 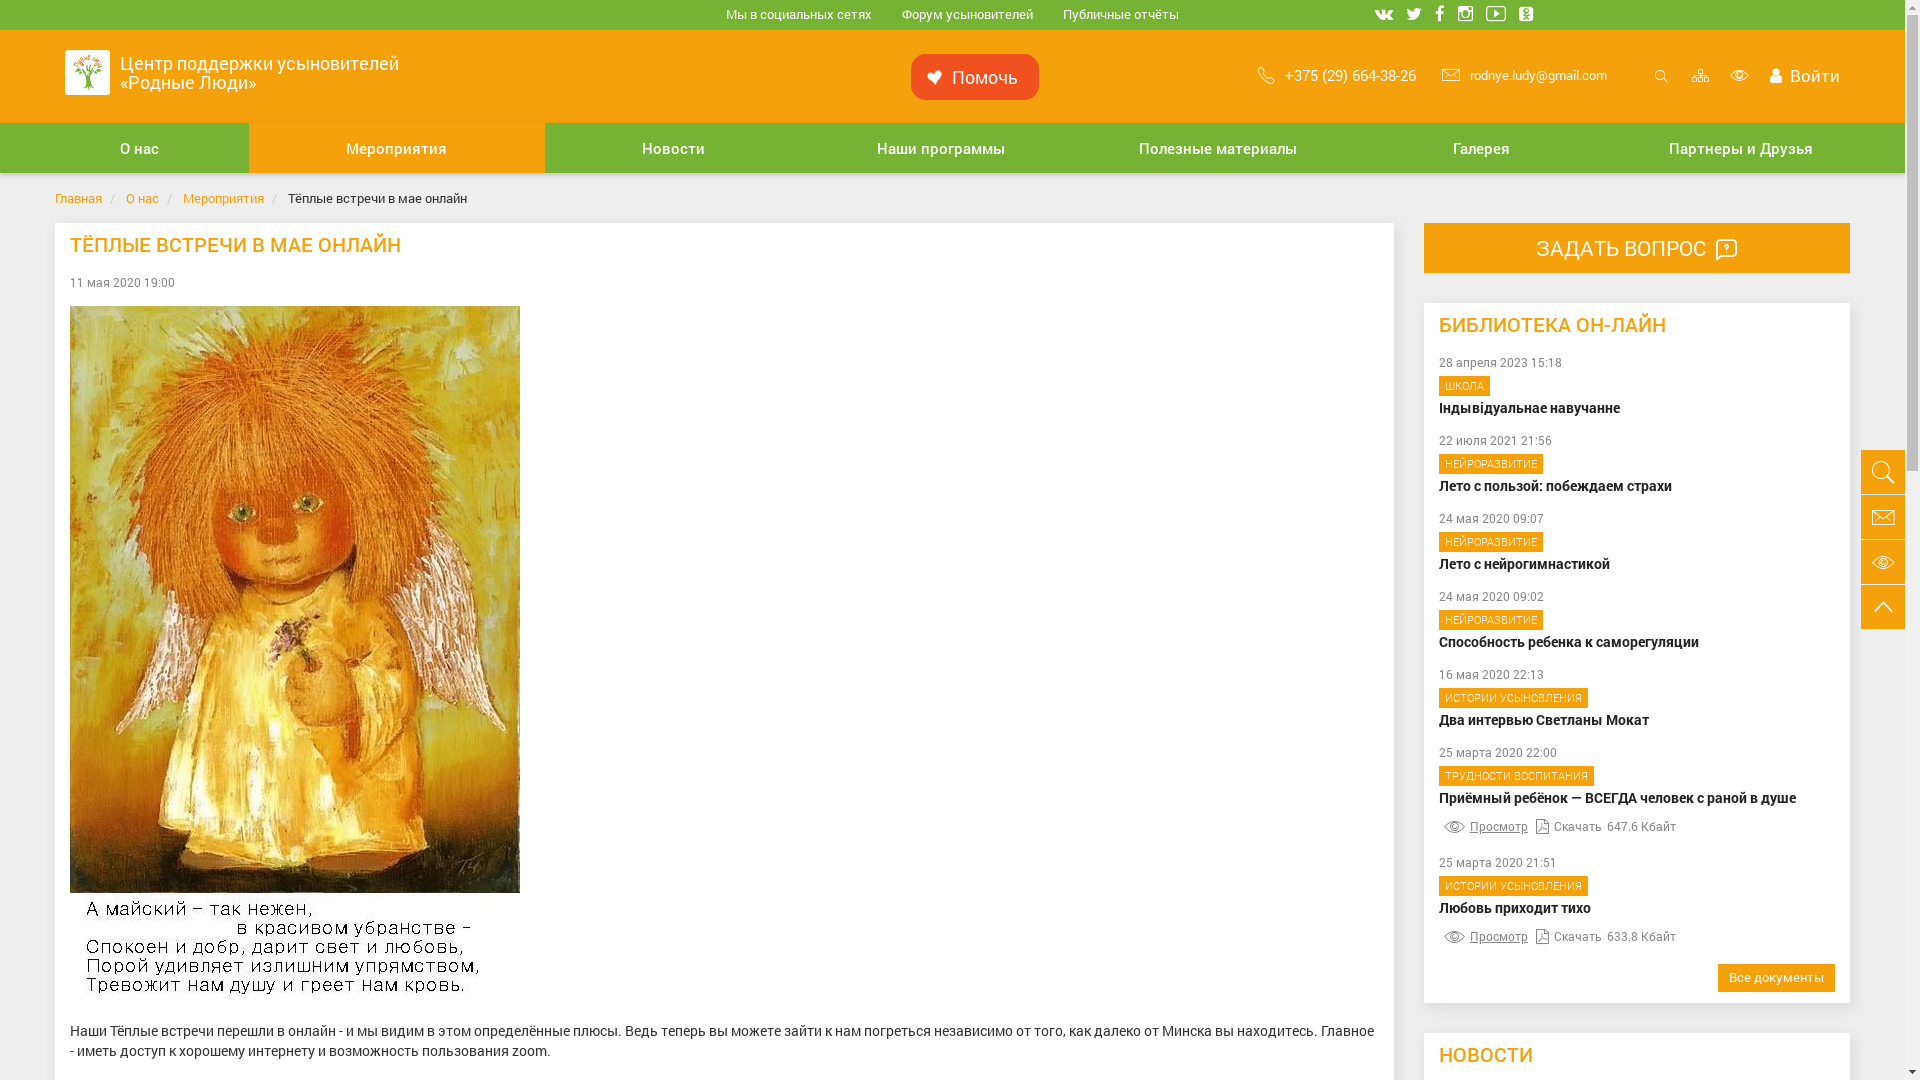 What do you see at coordinates (1881, 515) in the screenshot?
I see `'rodnye.ludy@gmail.com'` at bounding box center [1881, 515].